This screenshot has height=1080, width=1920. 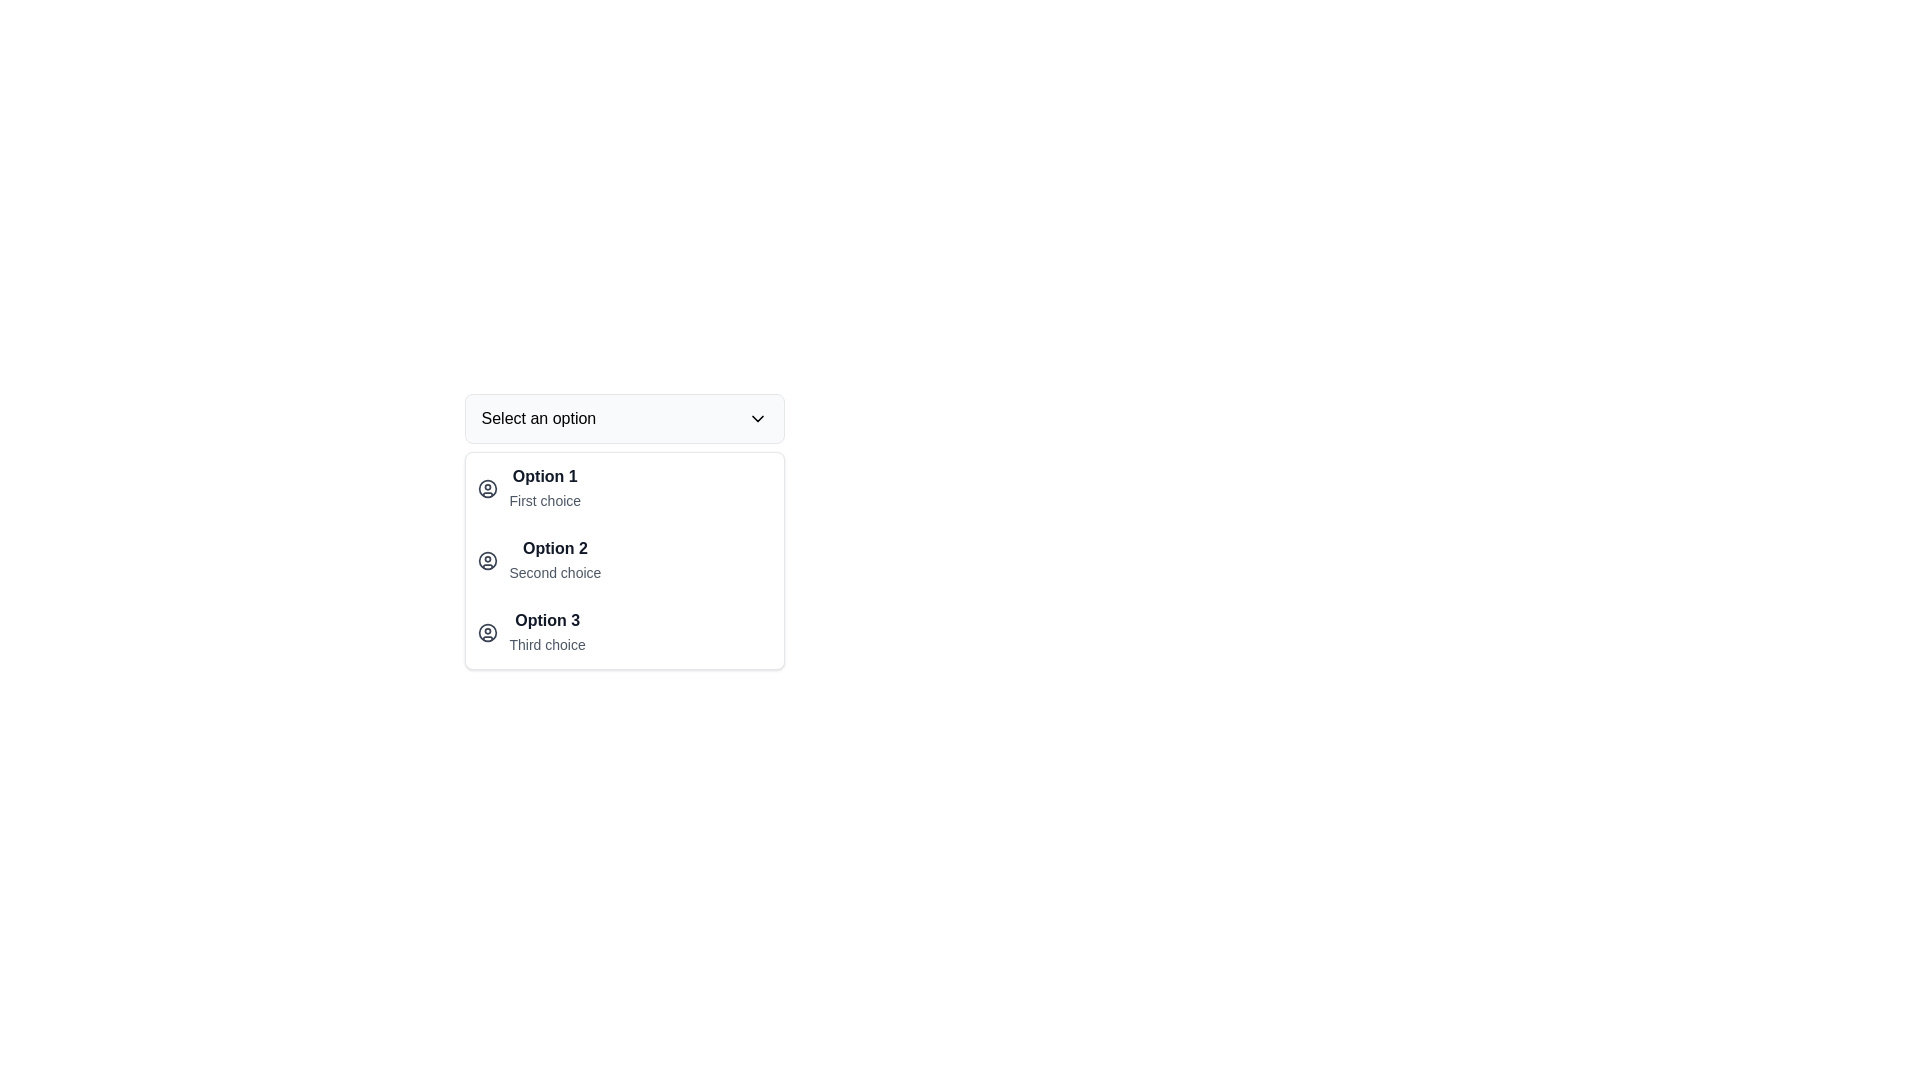 I want to click on the list item displaying 'Option 3' with the description 'Third choice', so click(x=623, y=632).